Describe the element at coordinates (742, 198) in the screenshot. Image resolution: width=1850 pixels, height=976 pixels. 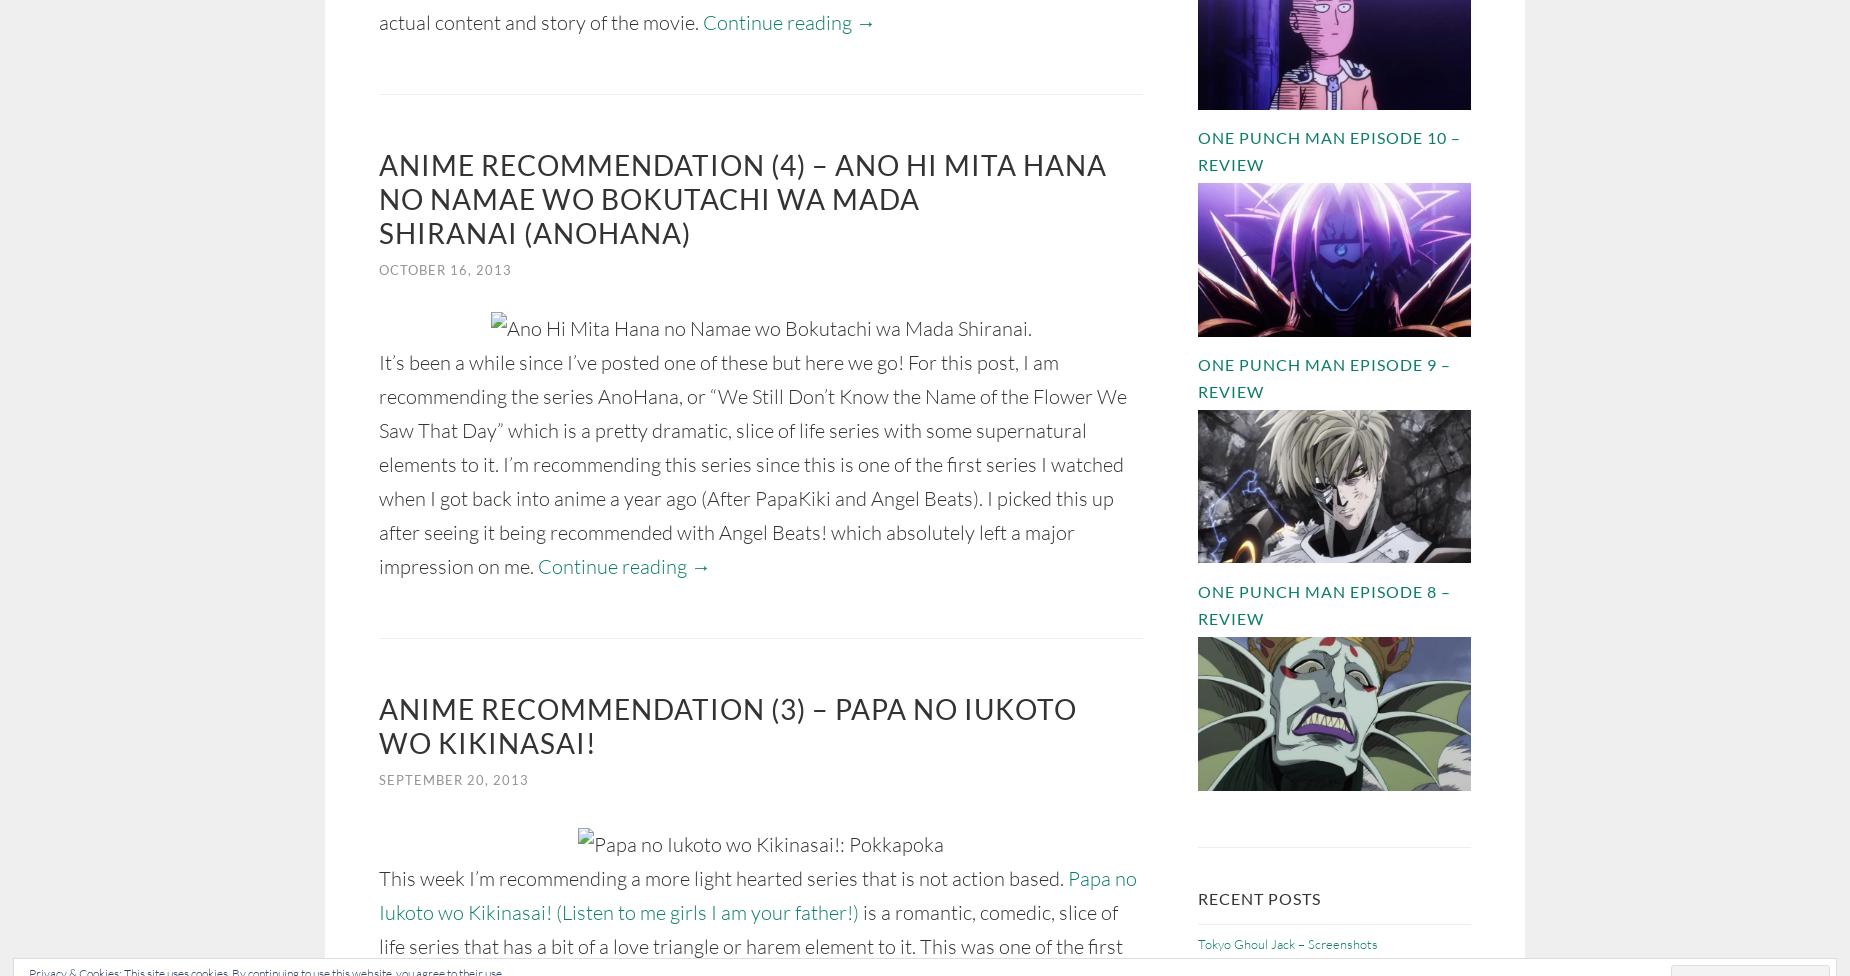
I see `'Anime Recommendation (4) – Ano Hi Mita Hana no Namae wo Bokutachi wa Mada Shiranai (AnoHana)'` at that location.